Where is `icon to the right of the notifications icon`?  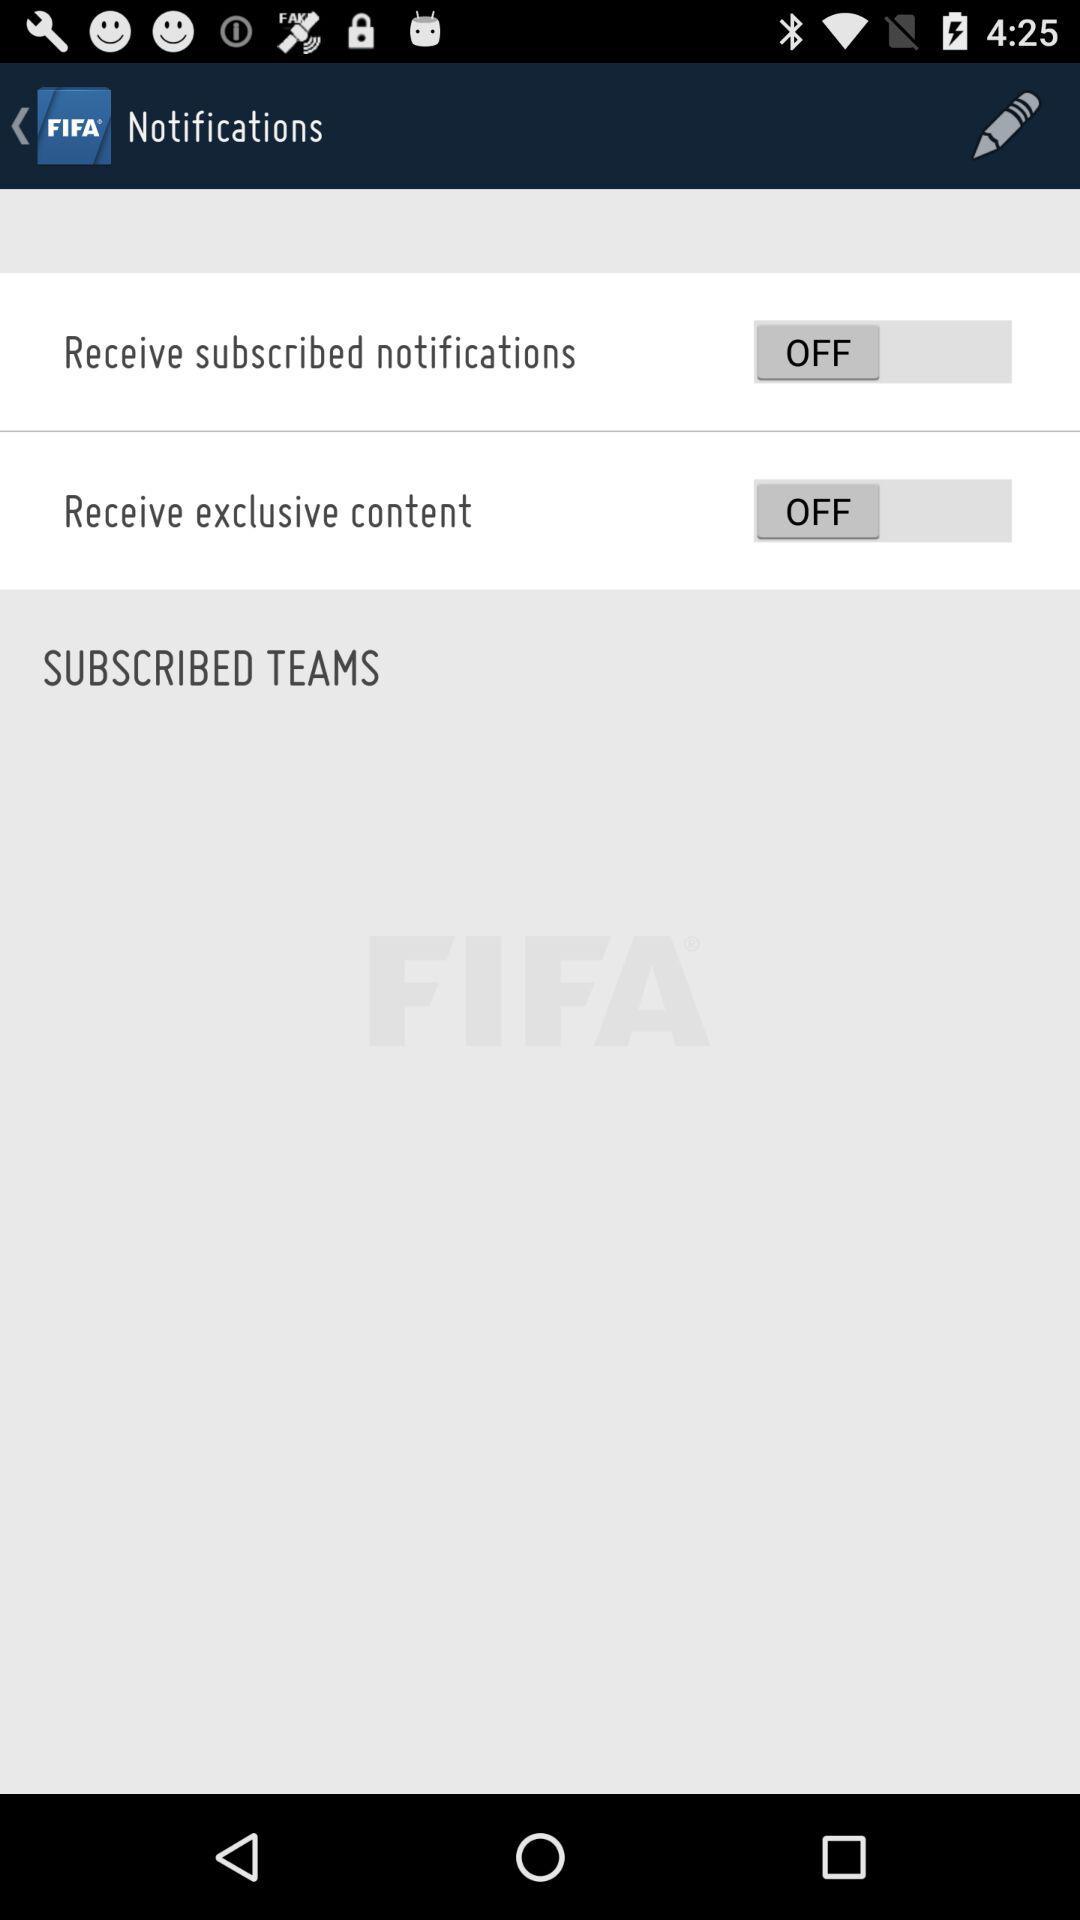
icon to the right of the notifications icon is located at coordinates (1006, 124).